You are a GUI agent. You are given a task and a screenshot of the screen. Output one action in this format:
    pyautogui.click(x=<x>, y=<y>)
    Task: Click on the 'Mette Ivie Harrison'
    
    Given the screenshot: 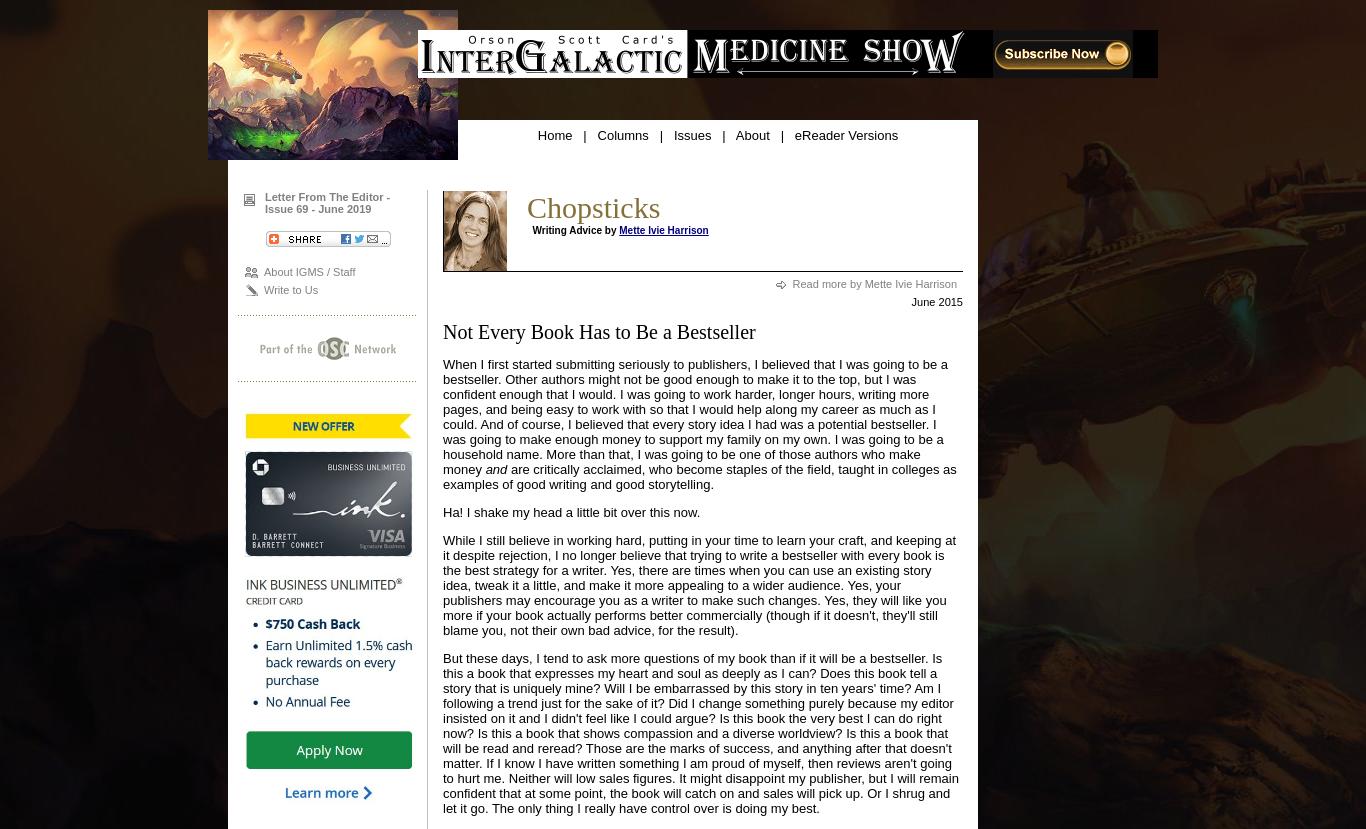 What is the action you would take?
    pyautogui.click(x=662, y=230)
    